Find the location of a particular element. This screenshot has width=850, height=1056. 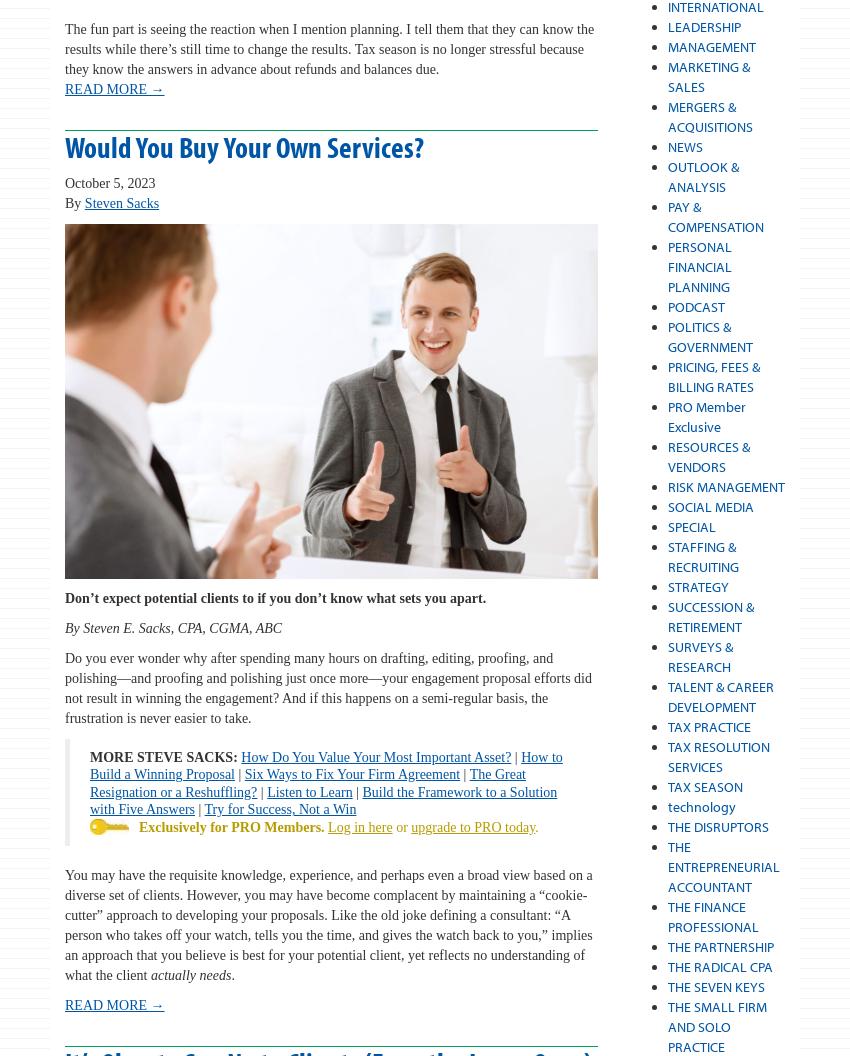

'PRICING, FEES & BILLING RATES' is located at coordinates (711, 375).